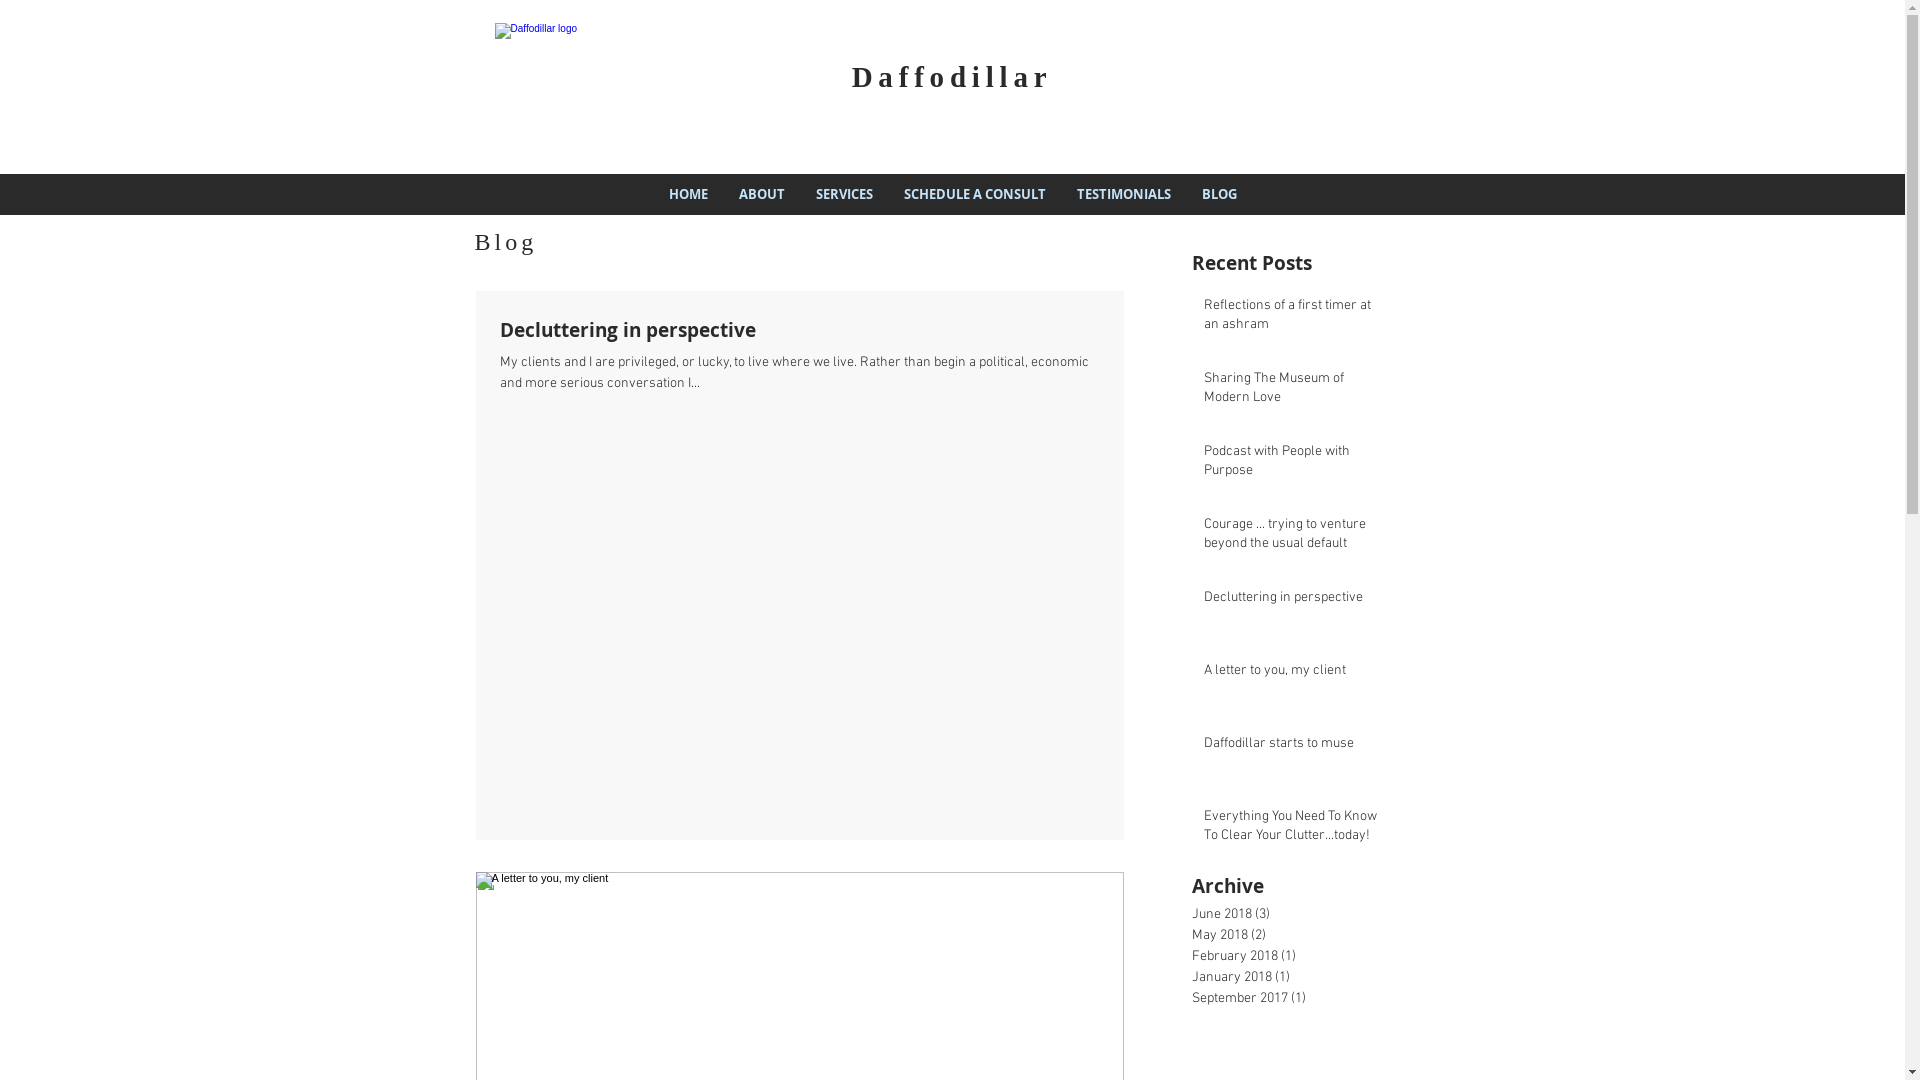 The image size is (1920, 1080). Describe the element at coordinates (1191, 955) in the screenshot. I see `'February 2018 (1)'` at that location.